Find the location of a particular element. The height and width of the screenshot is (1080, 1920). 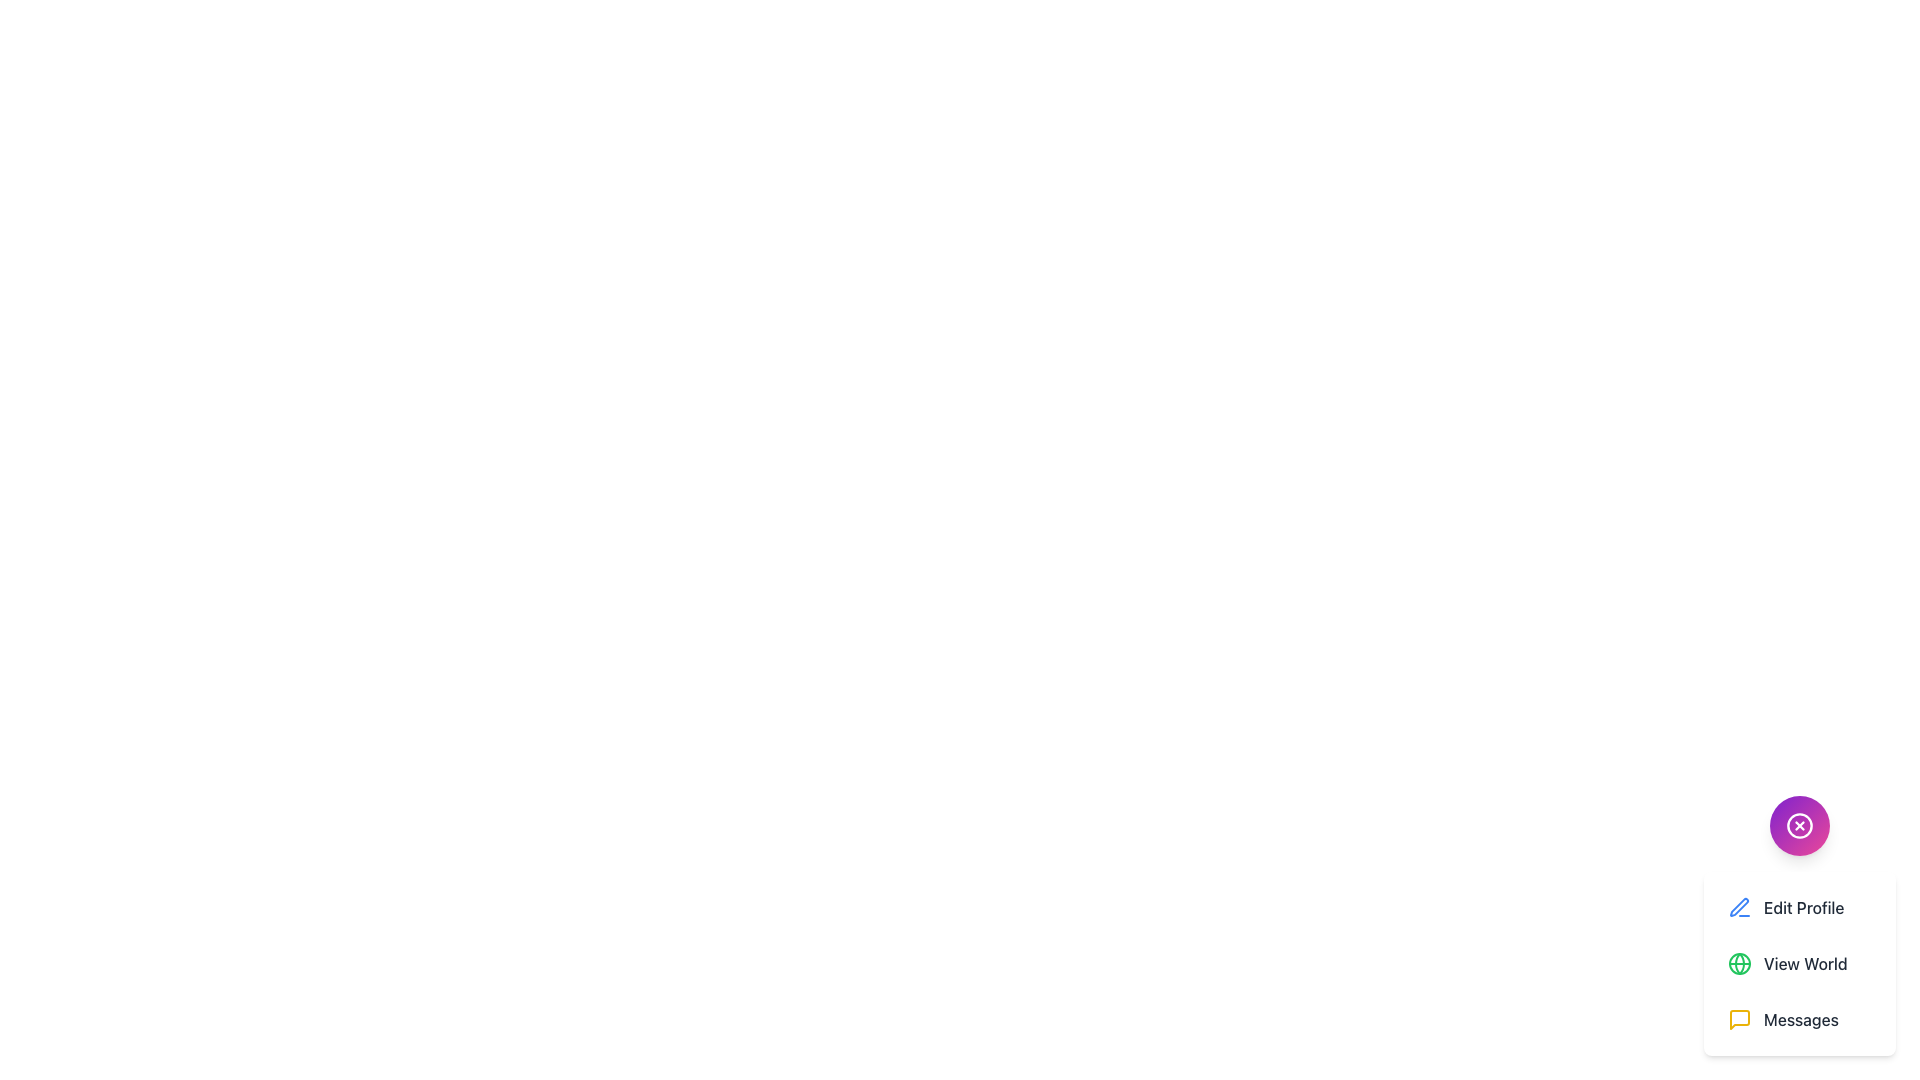

the 'View World' button, which is styled with medium weight gray font and located below 'Edit Profile' in the vertical list is located at coordinates (1800, 963).